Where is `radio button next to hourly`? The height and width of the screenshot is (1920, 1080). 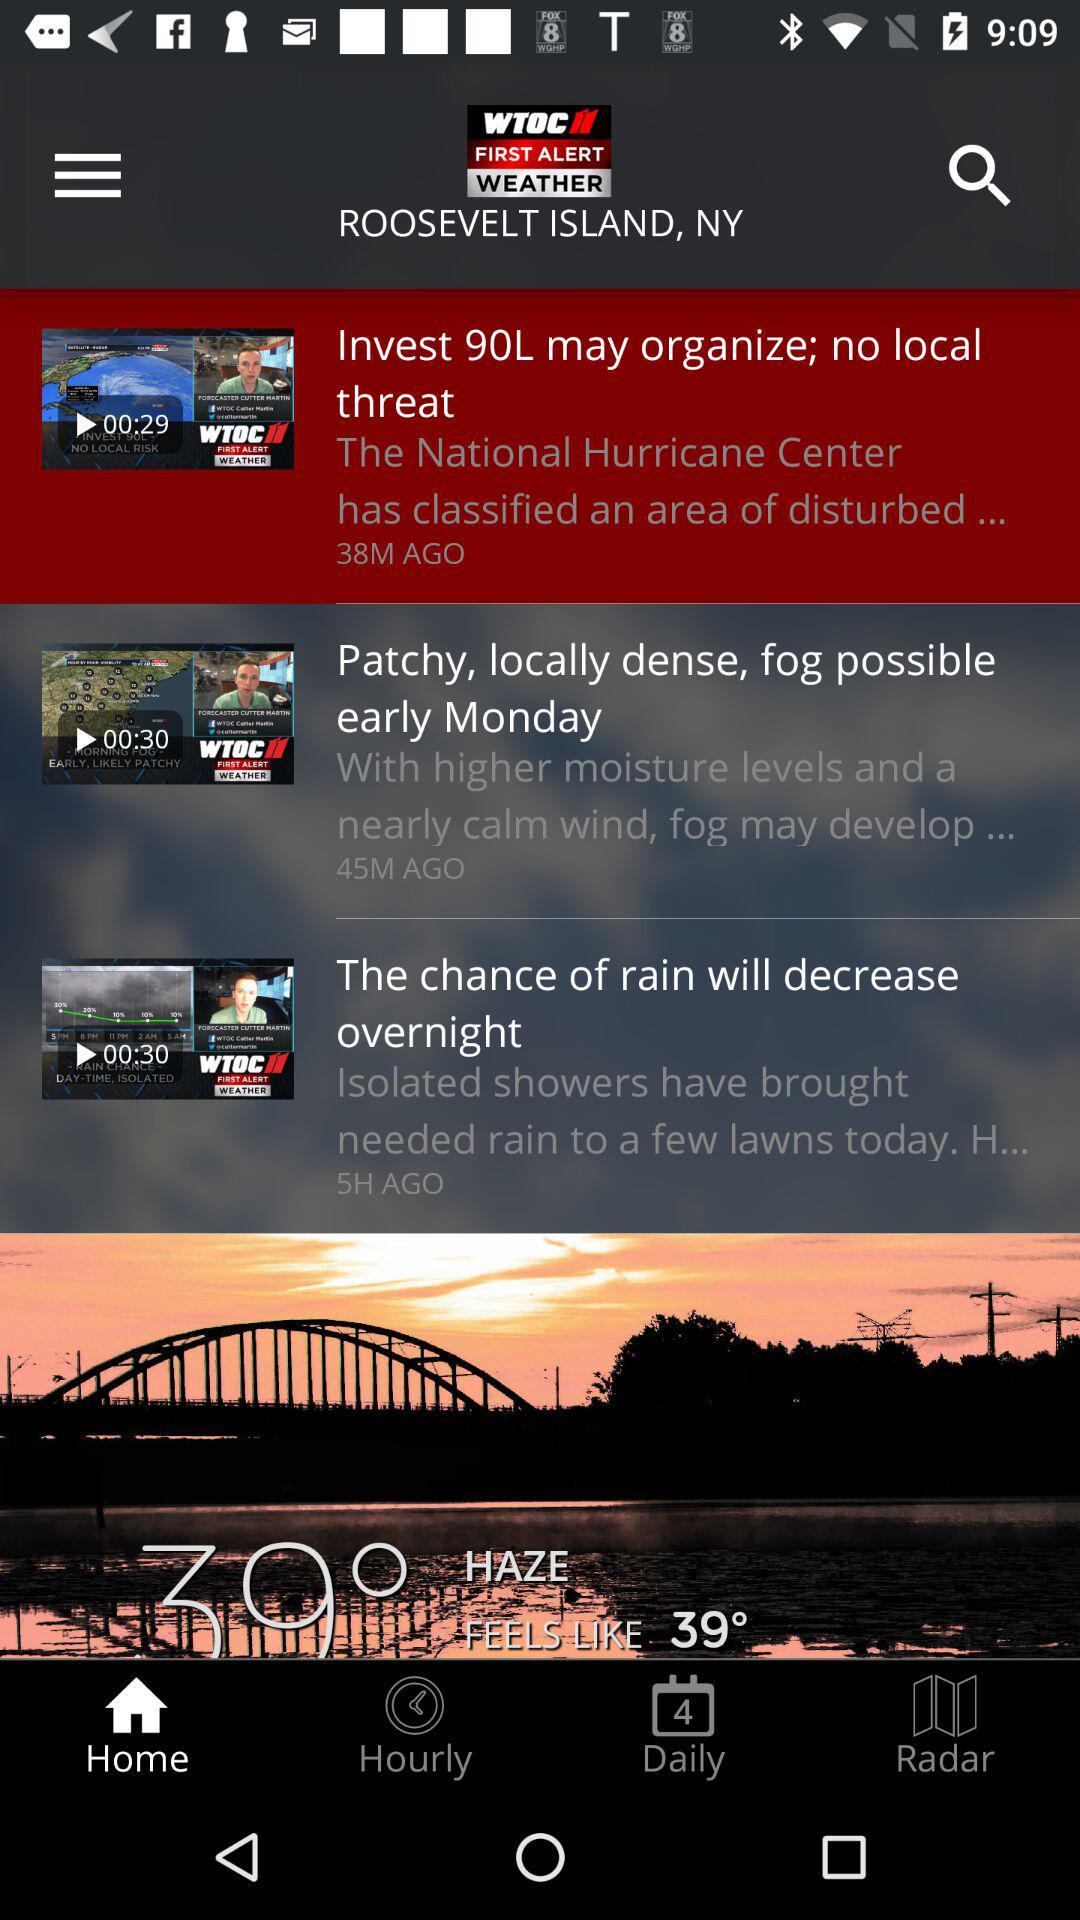 radio button next to hourly is located at coordinates (682, 1726).